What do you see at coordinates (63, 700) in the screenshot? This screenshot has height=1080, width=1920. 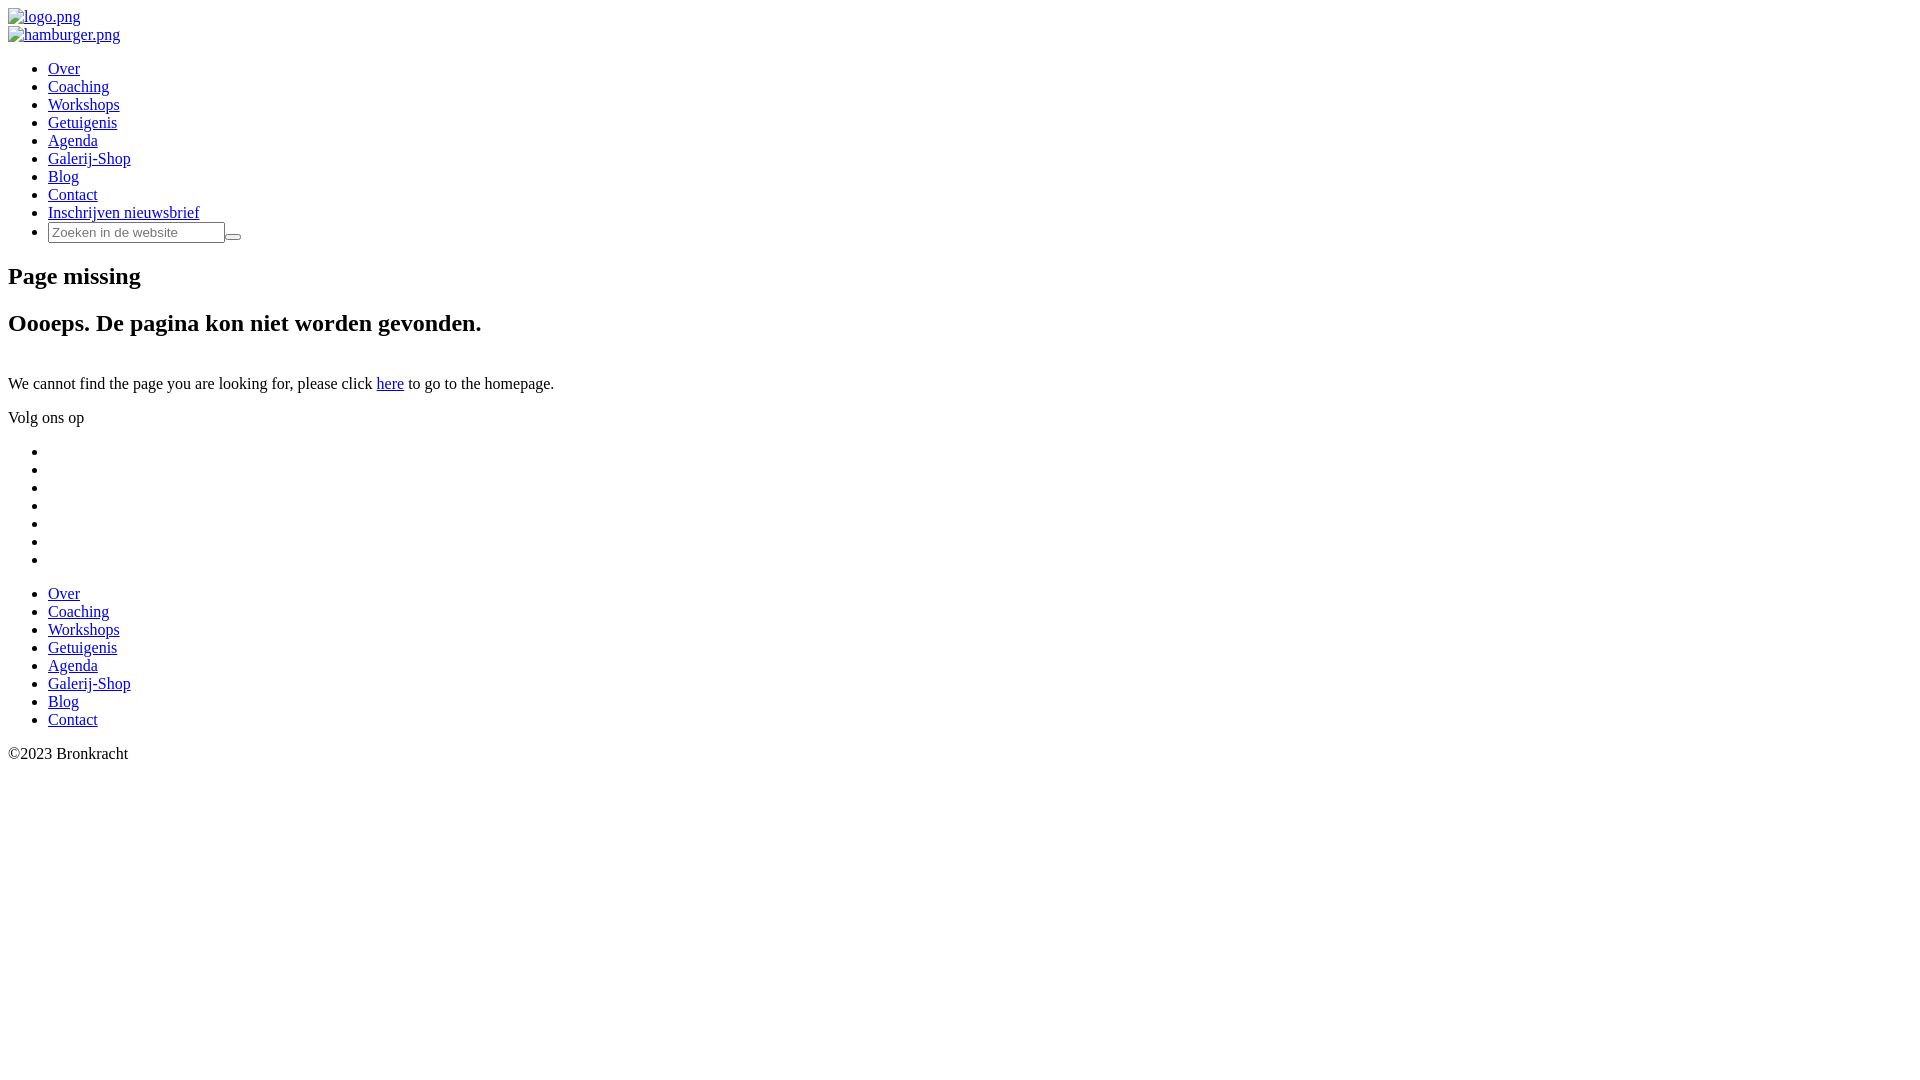 I see `'Blog'` at bounding box center [63, 700].